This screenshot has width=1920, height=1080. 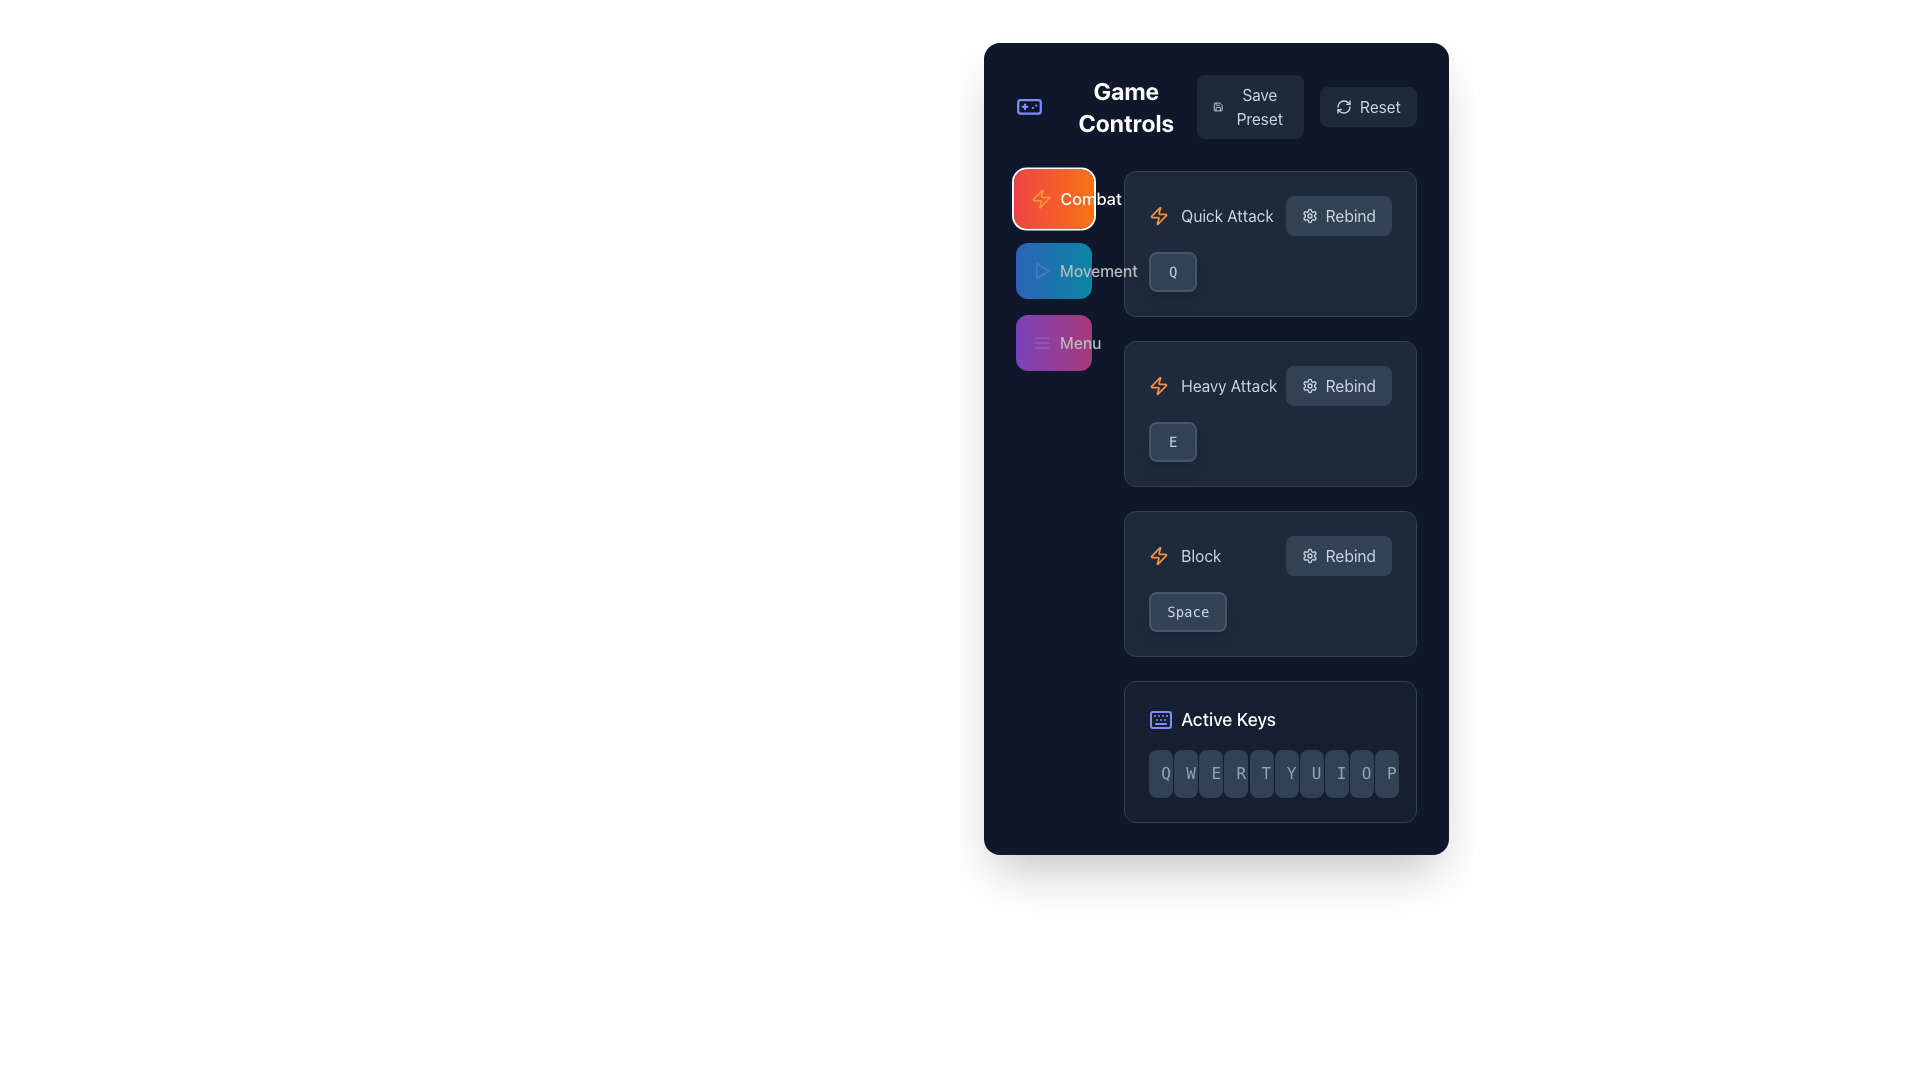 I want to click on the gear icon located to the left of the 'Rebind' button, which is the first button in the vertical arrangement for 'Quick Attack' in the right-side pane, so click(x=1309, y=216).